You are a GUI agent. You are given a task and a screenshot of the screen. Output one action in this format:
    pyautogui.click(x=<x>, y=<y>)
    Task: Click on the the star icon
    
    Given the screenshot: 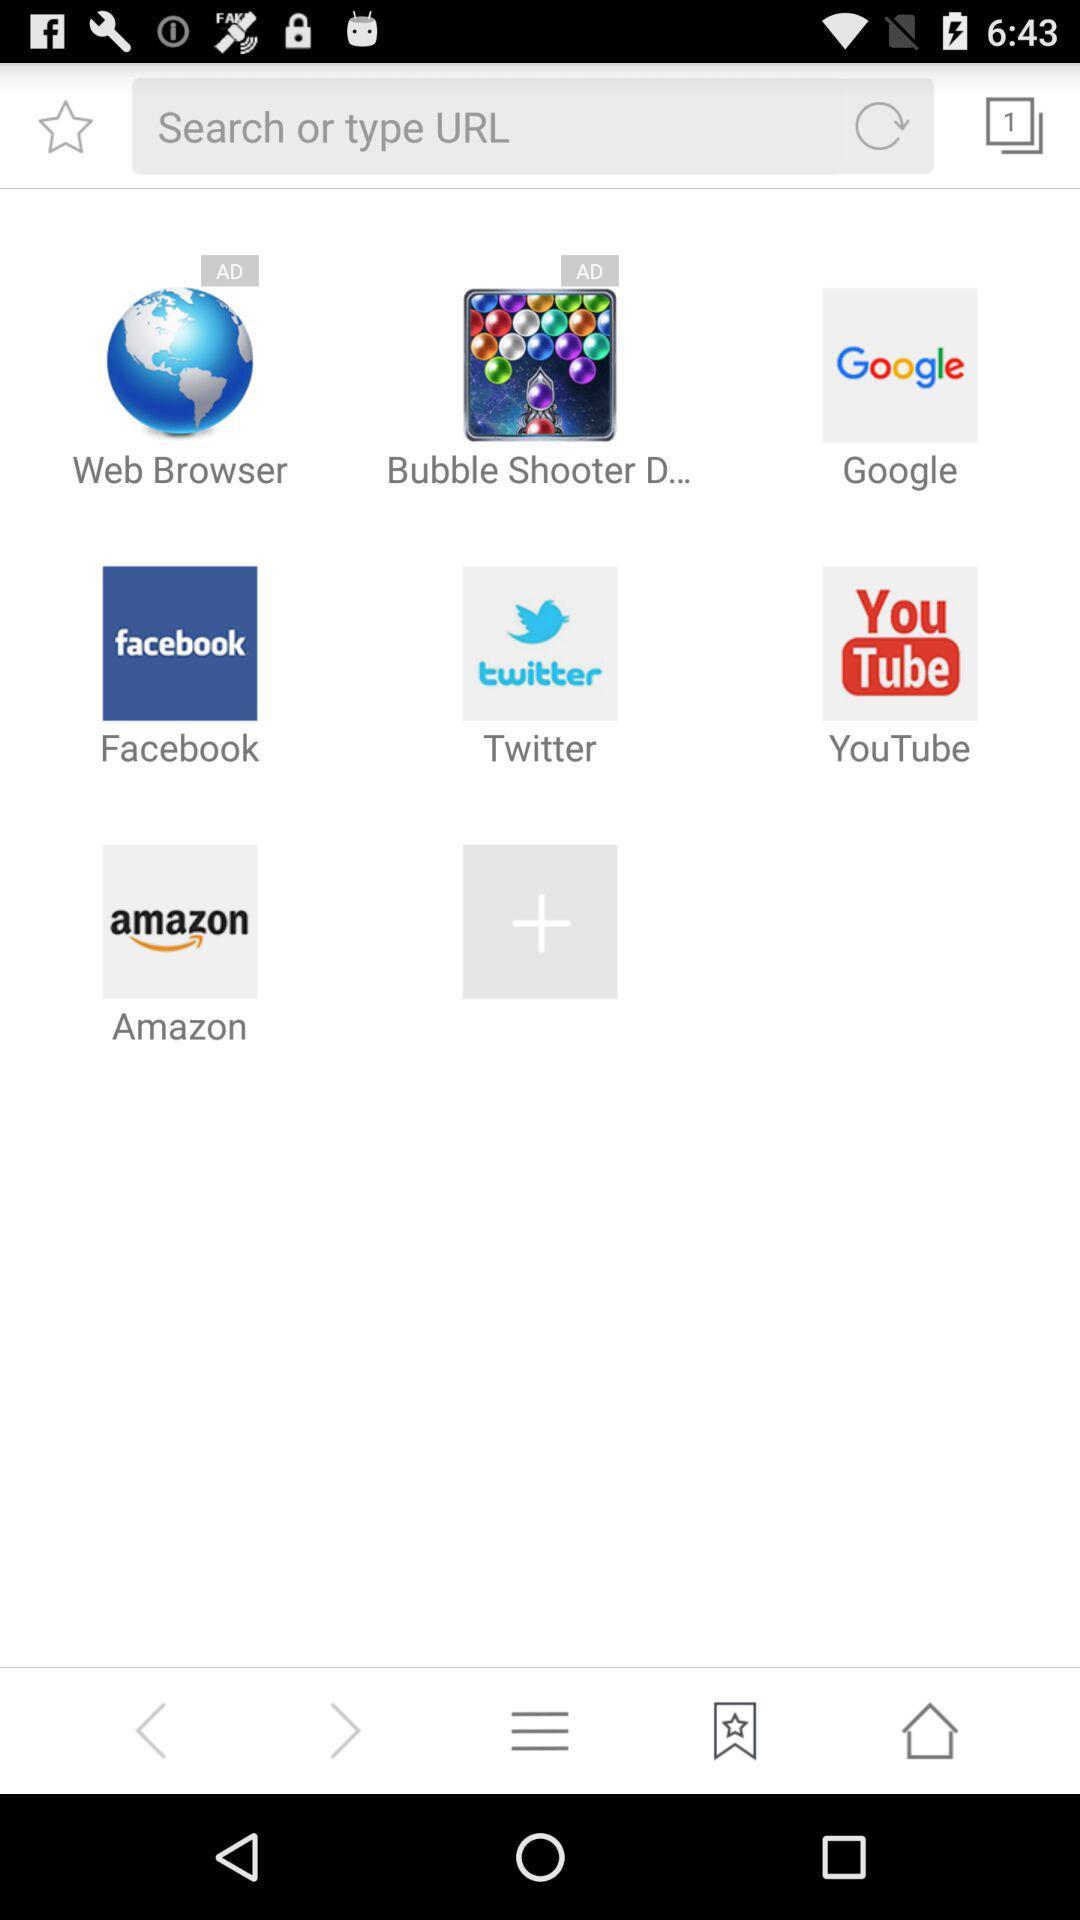 What is the action you would take?
    pyautogui.click(x=64, y=133)
    